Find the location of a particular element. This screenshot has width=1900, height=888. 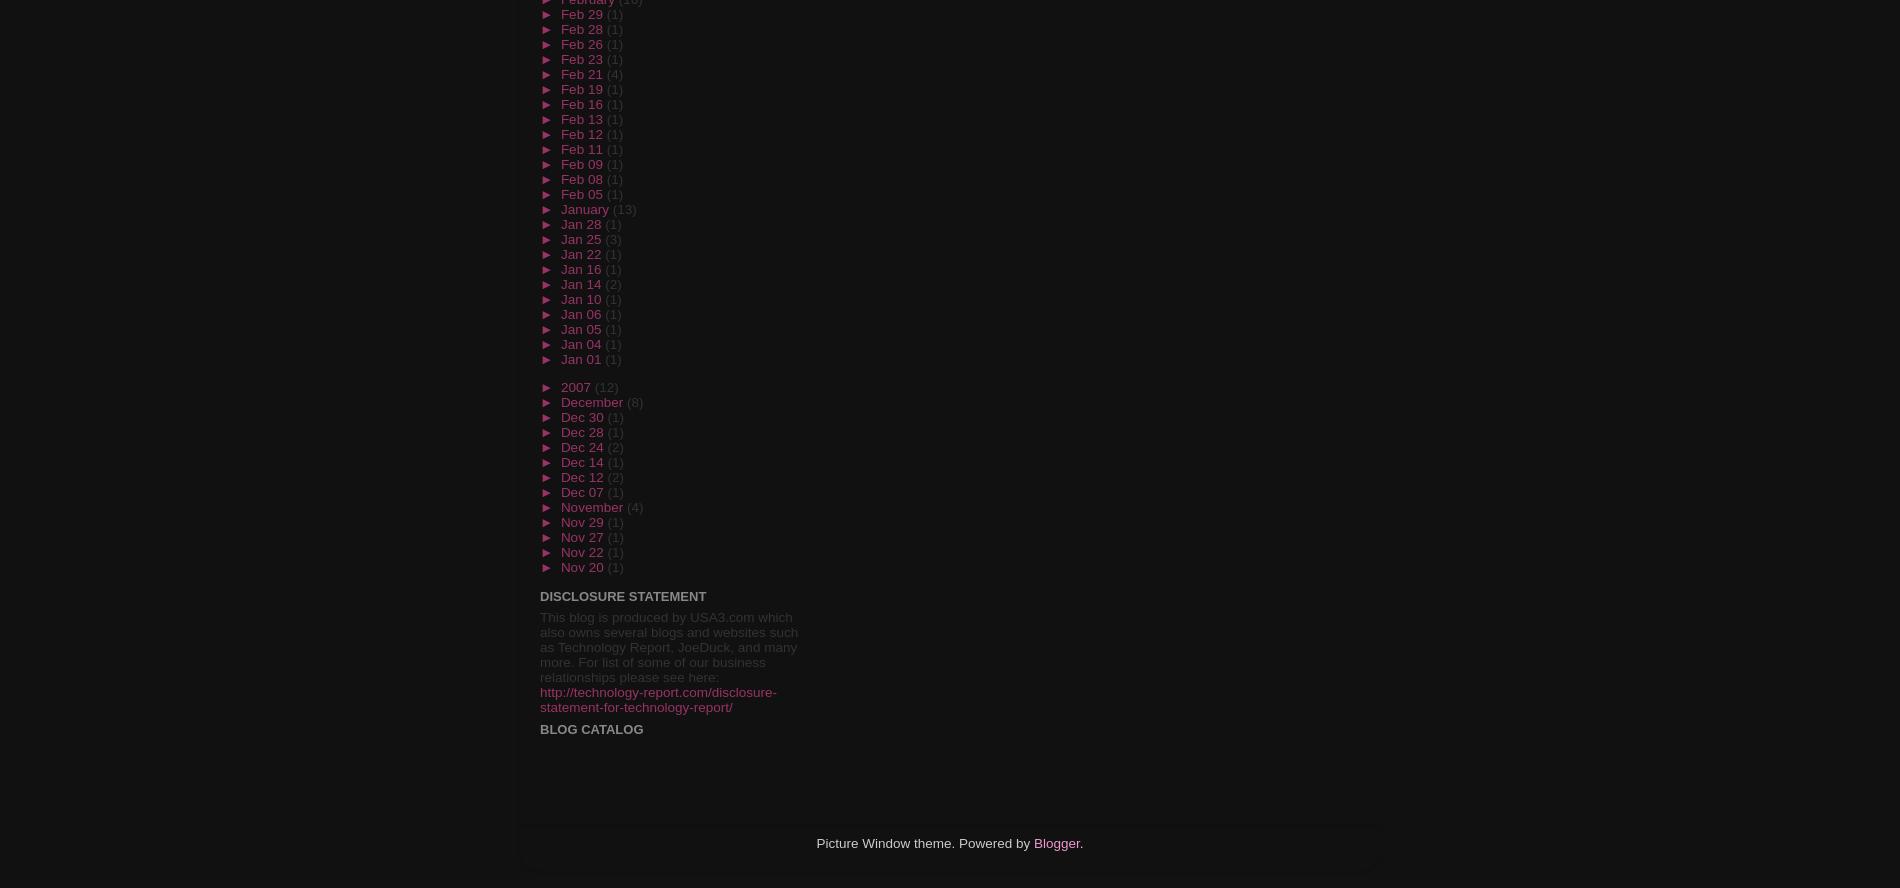

'Picture Window theme. Powered by' is located at coordinates (923, 842).